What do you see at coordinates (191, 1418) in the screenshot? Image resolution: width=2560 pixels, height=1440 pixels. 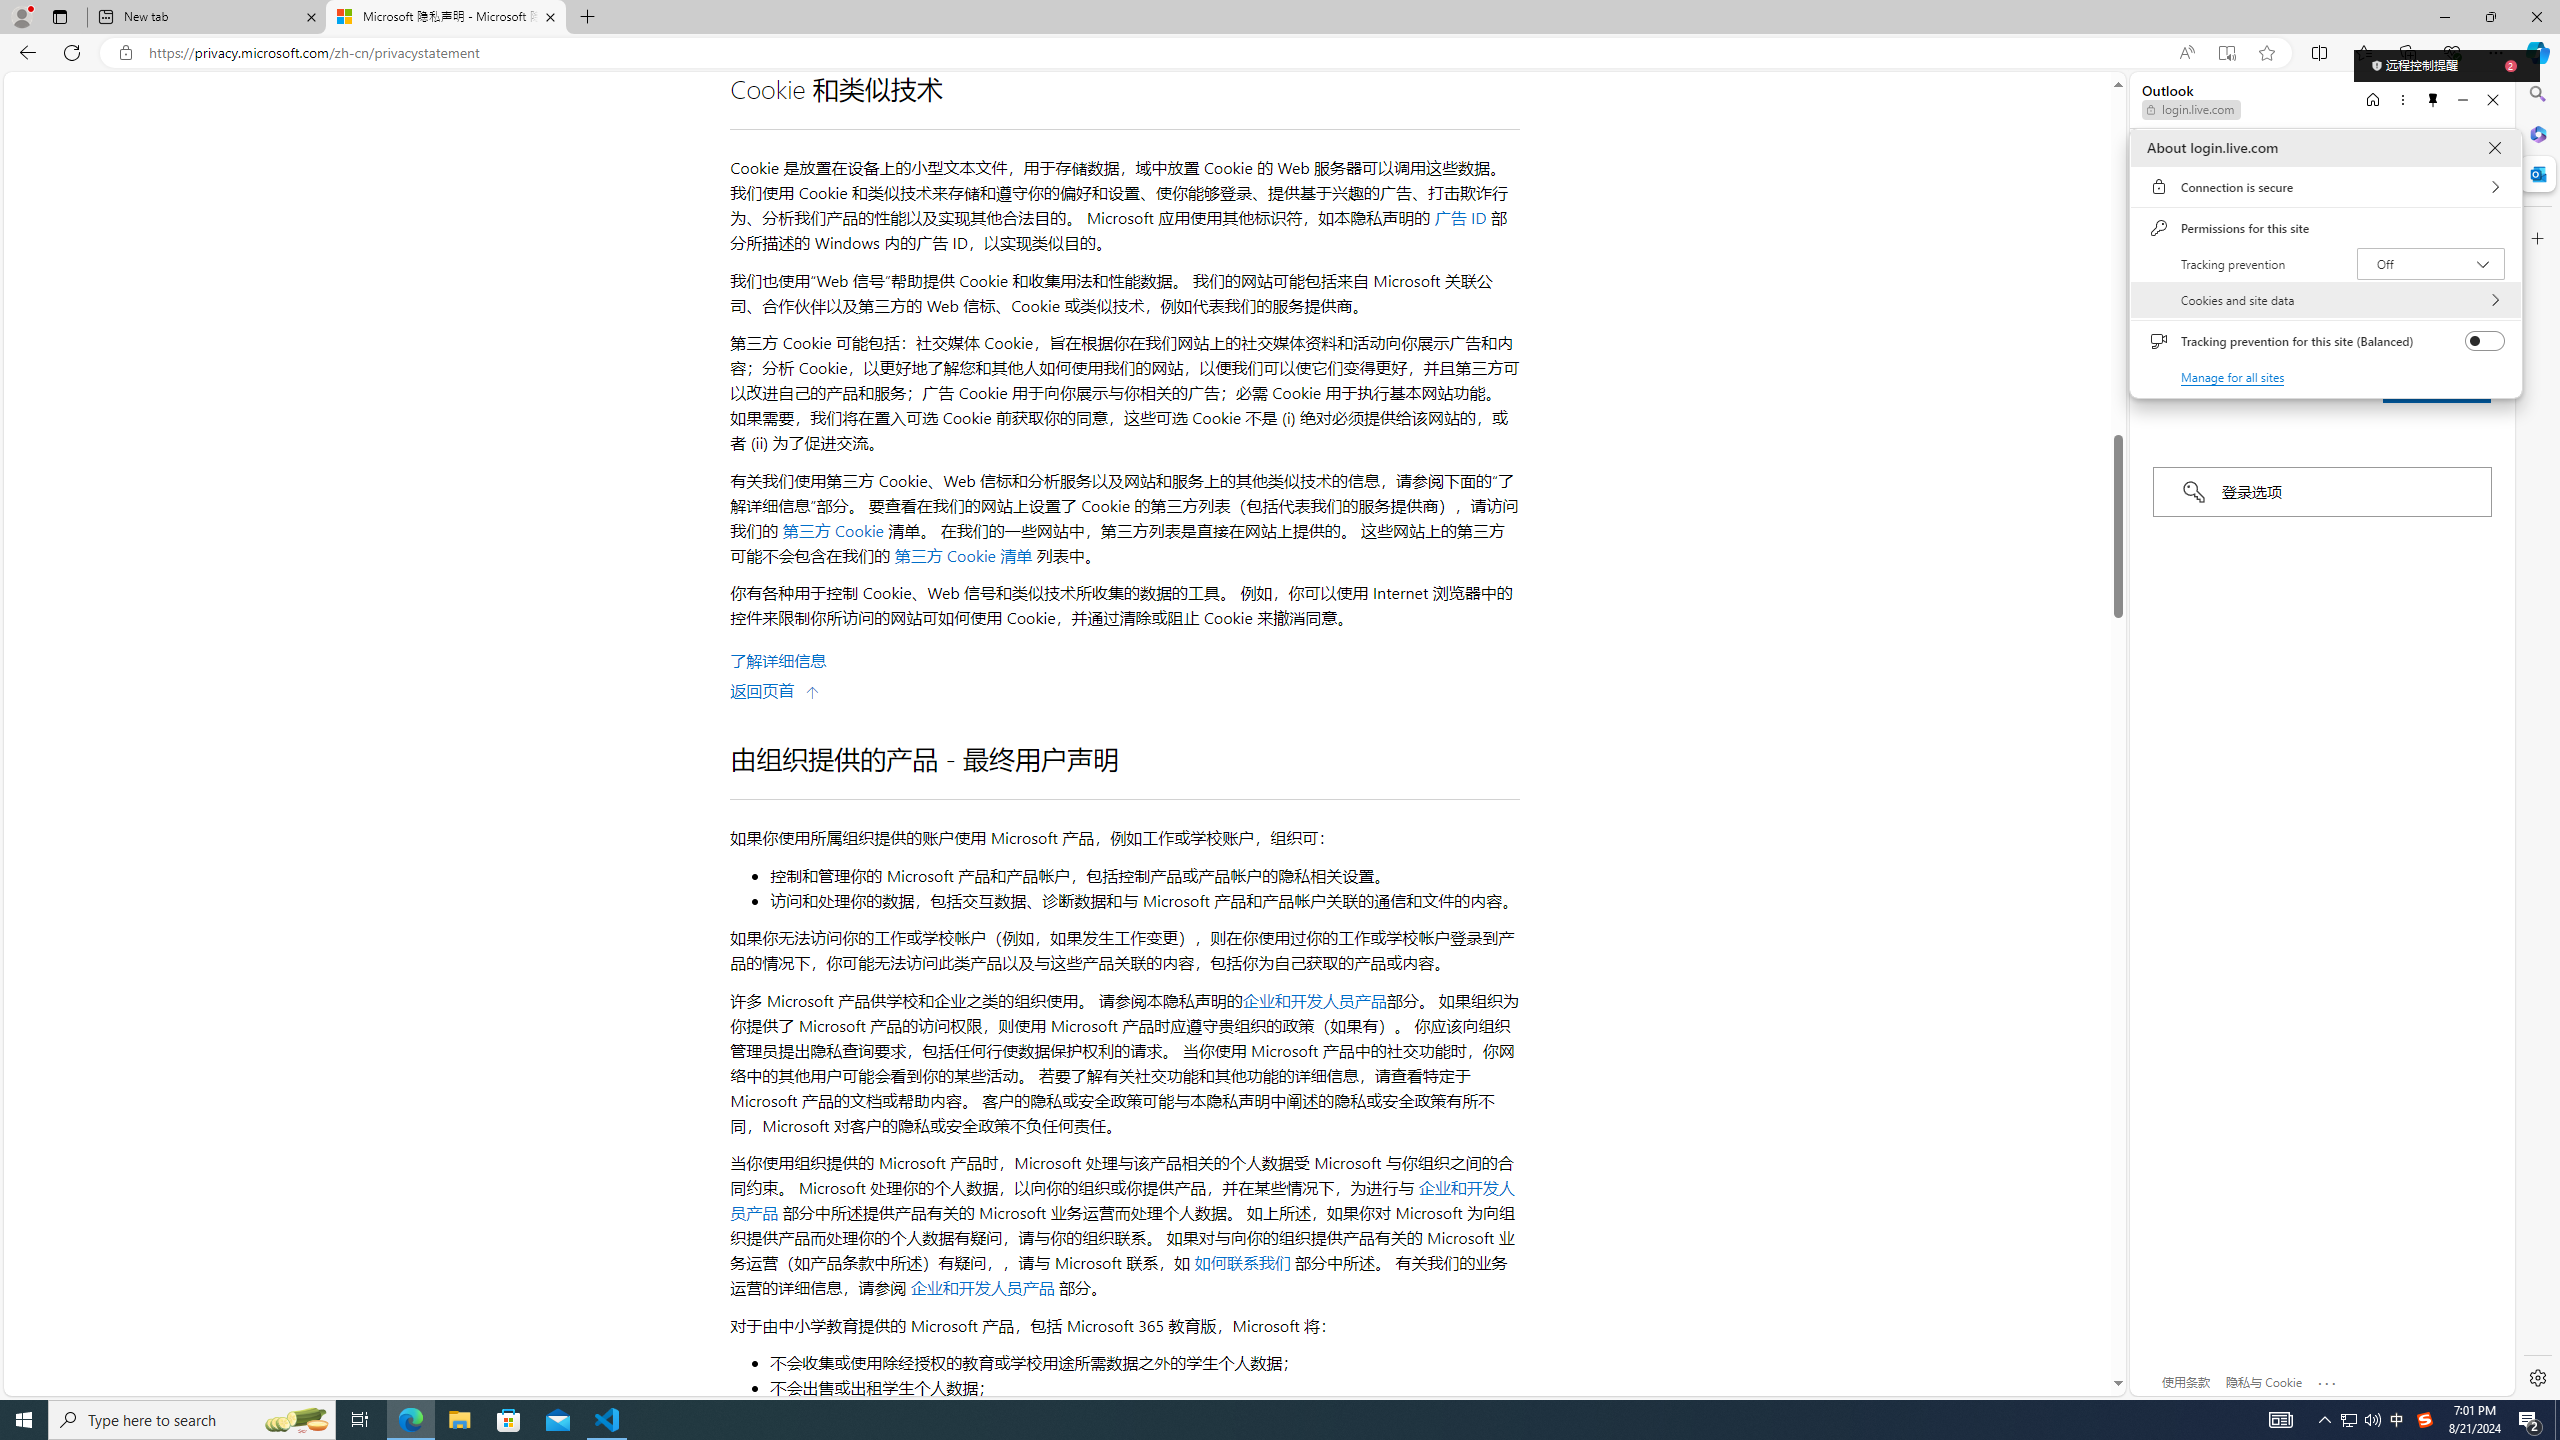 I see `'Type here to search'` at bounding box center [191, 1418].